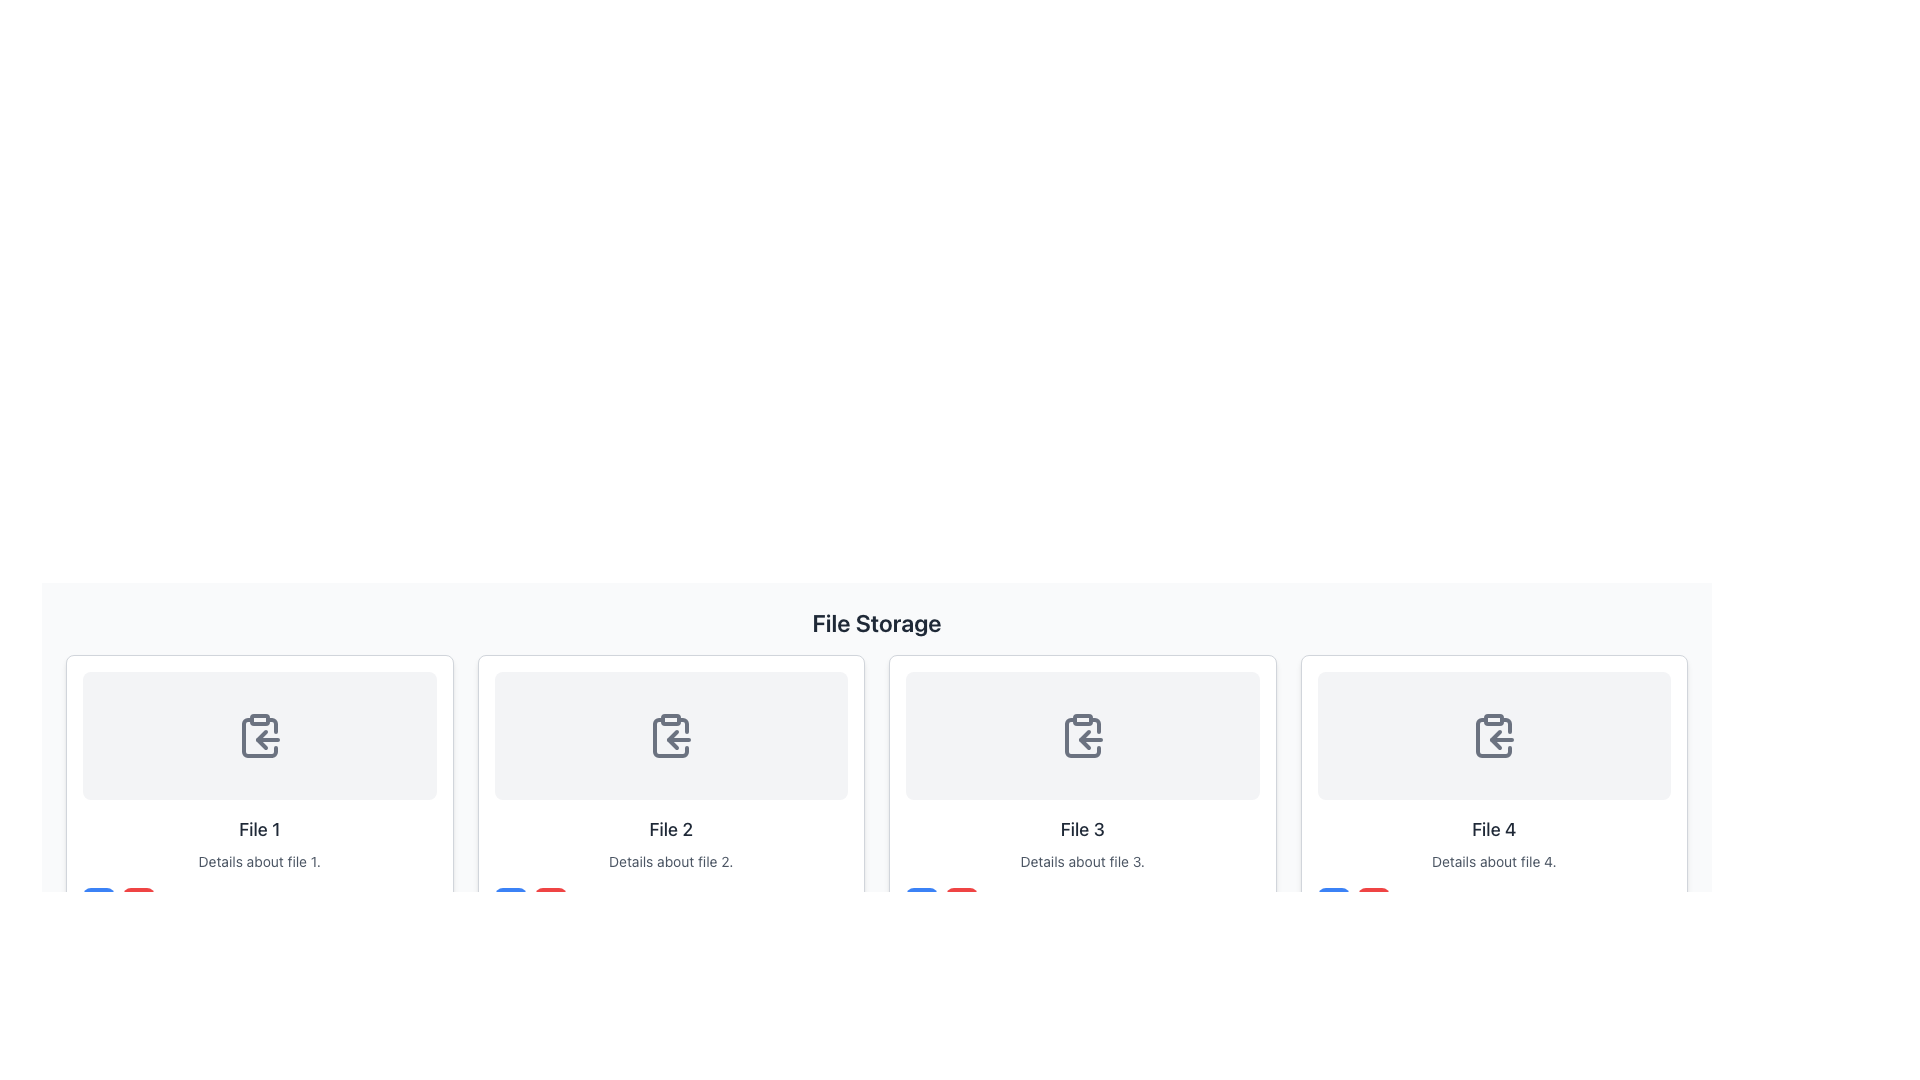  Describe the element at coordinates (1083, 740) in the screenshot. I see `the left-oriented arrow inside the clipboard icon located in the header of the card titled 'File 3'` at that location.